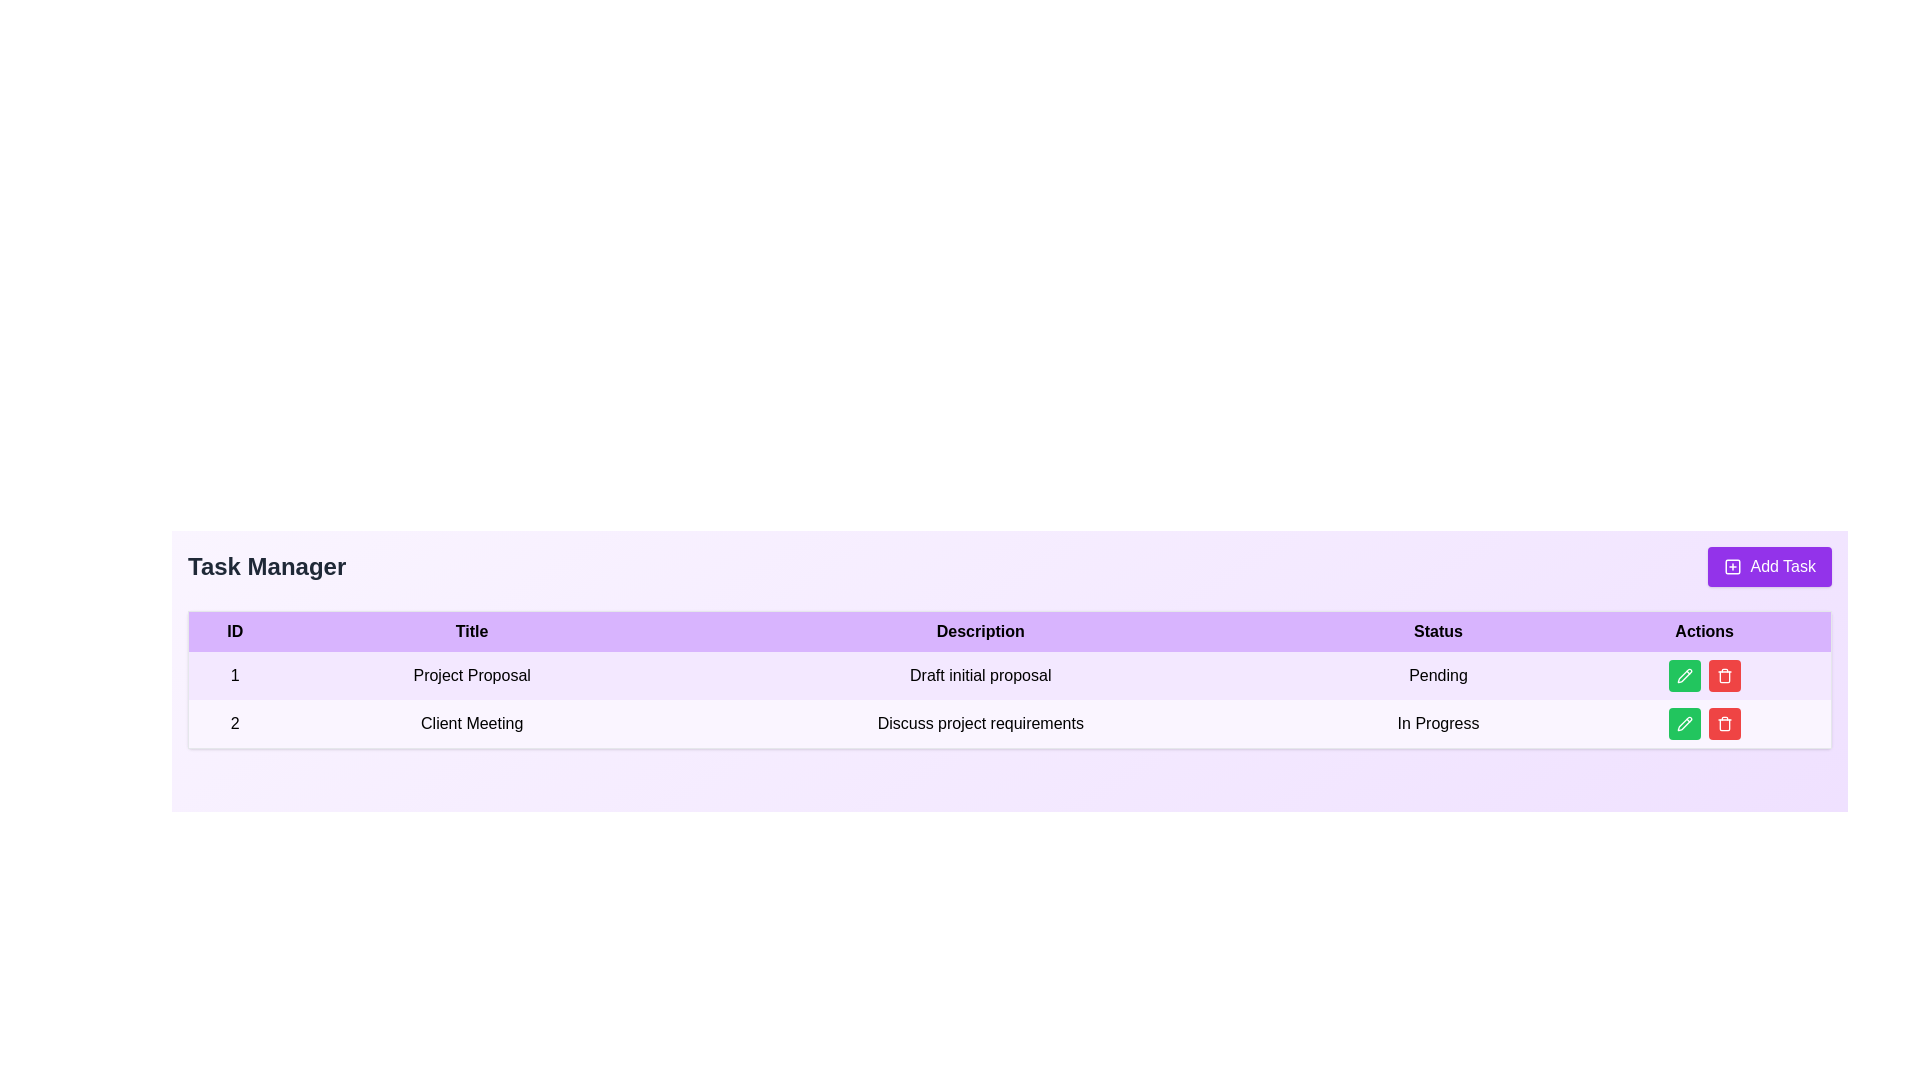 The image size is (1920, 1080). Describe the element at coordinates (1683, 675) in the screenshot. I see `the pencil icon in the 'Actions' column of the second row to initiate editing of the 'Client Meeting' task entry` at that location.